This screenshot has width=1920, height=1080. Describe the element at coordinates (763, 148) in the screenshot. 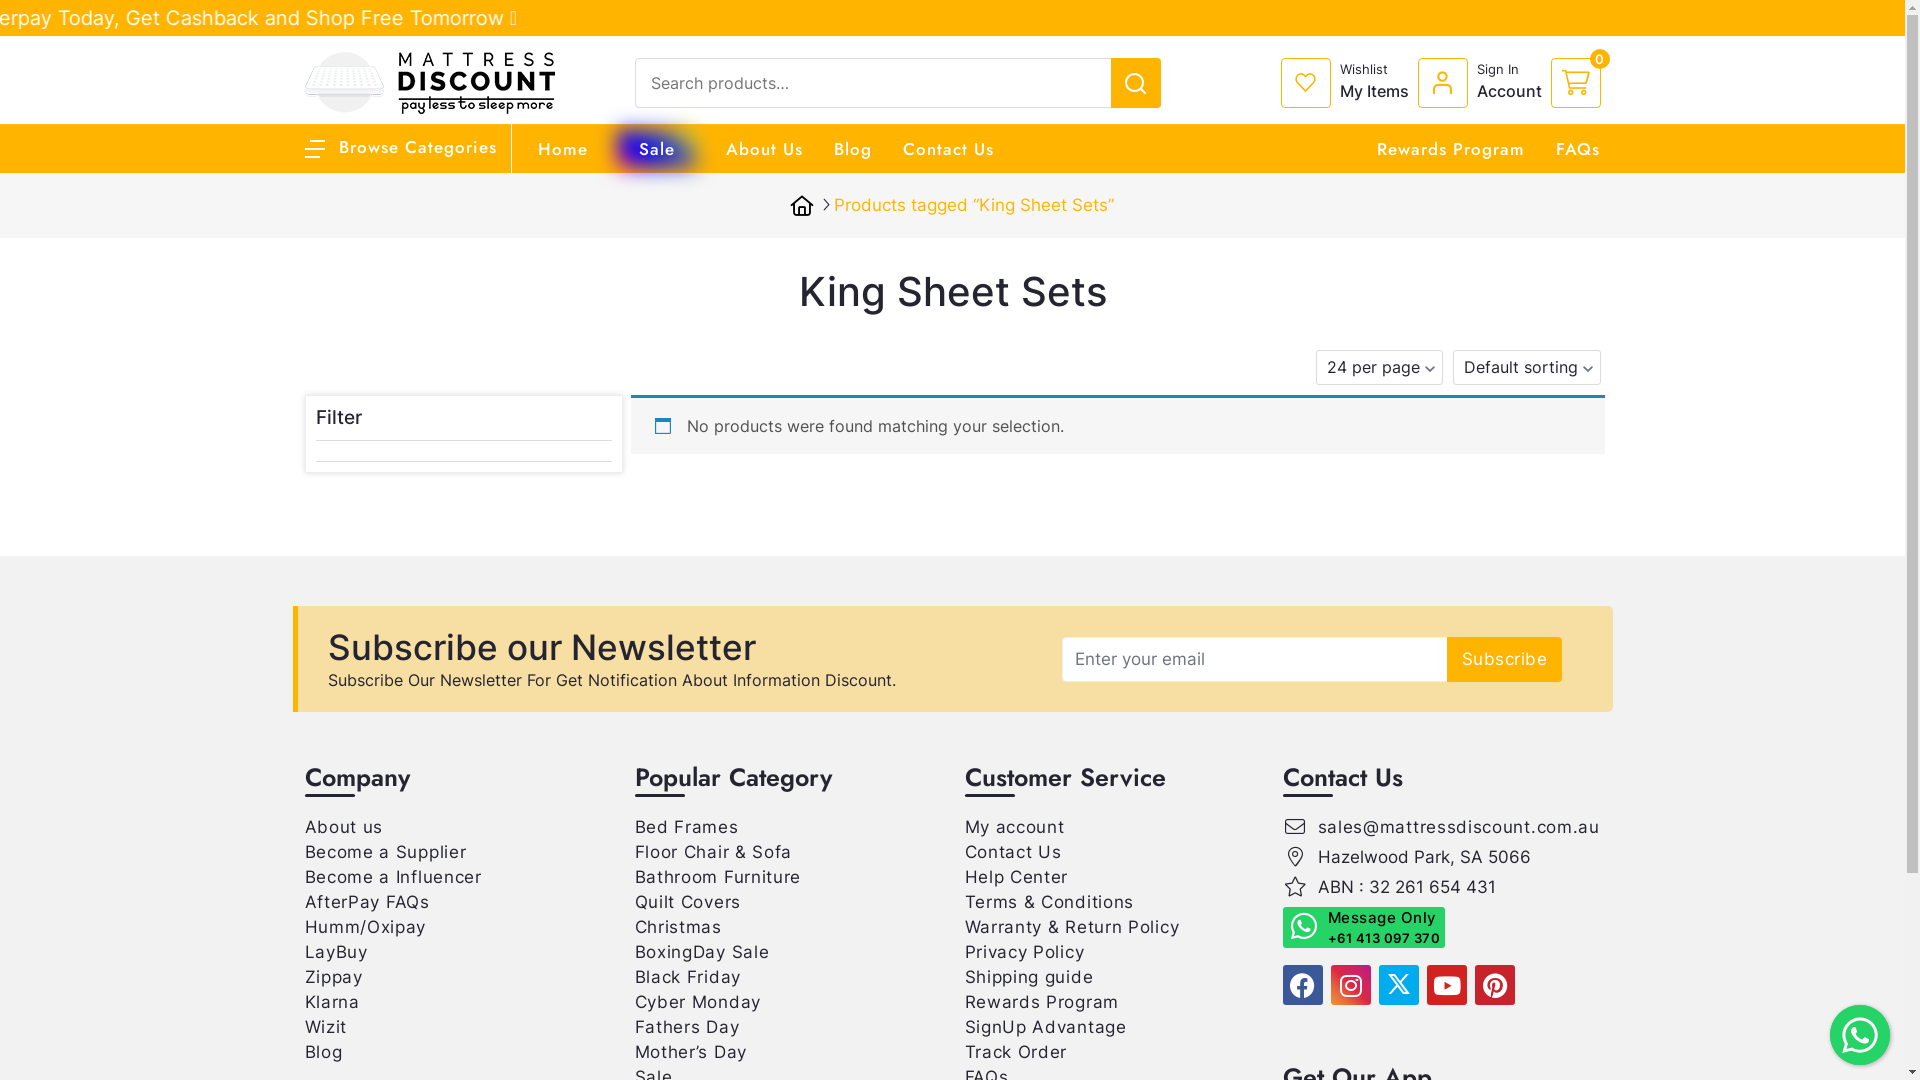

I see `'About Us'` at that location.